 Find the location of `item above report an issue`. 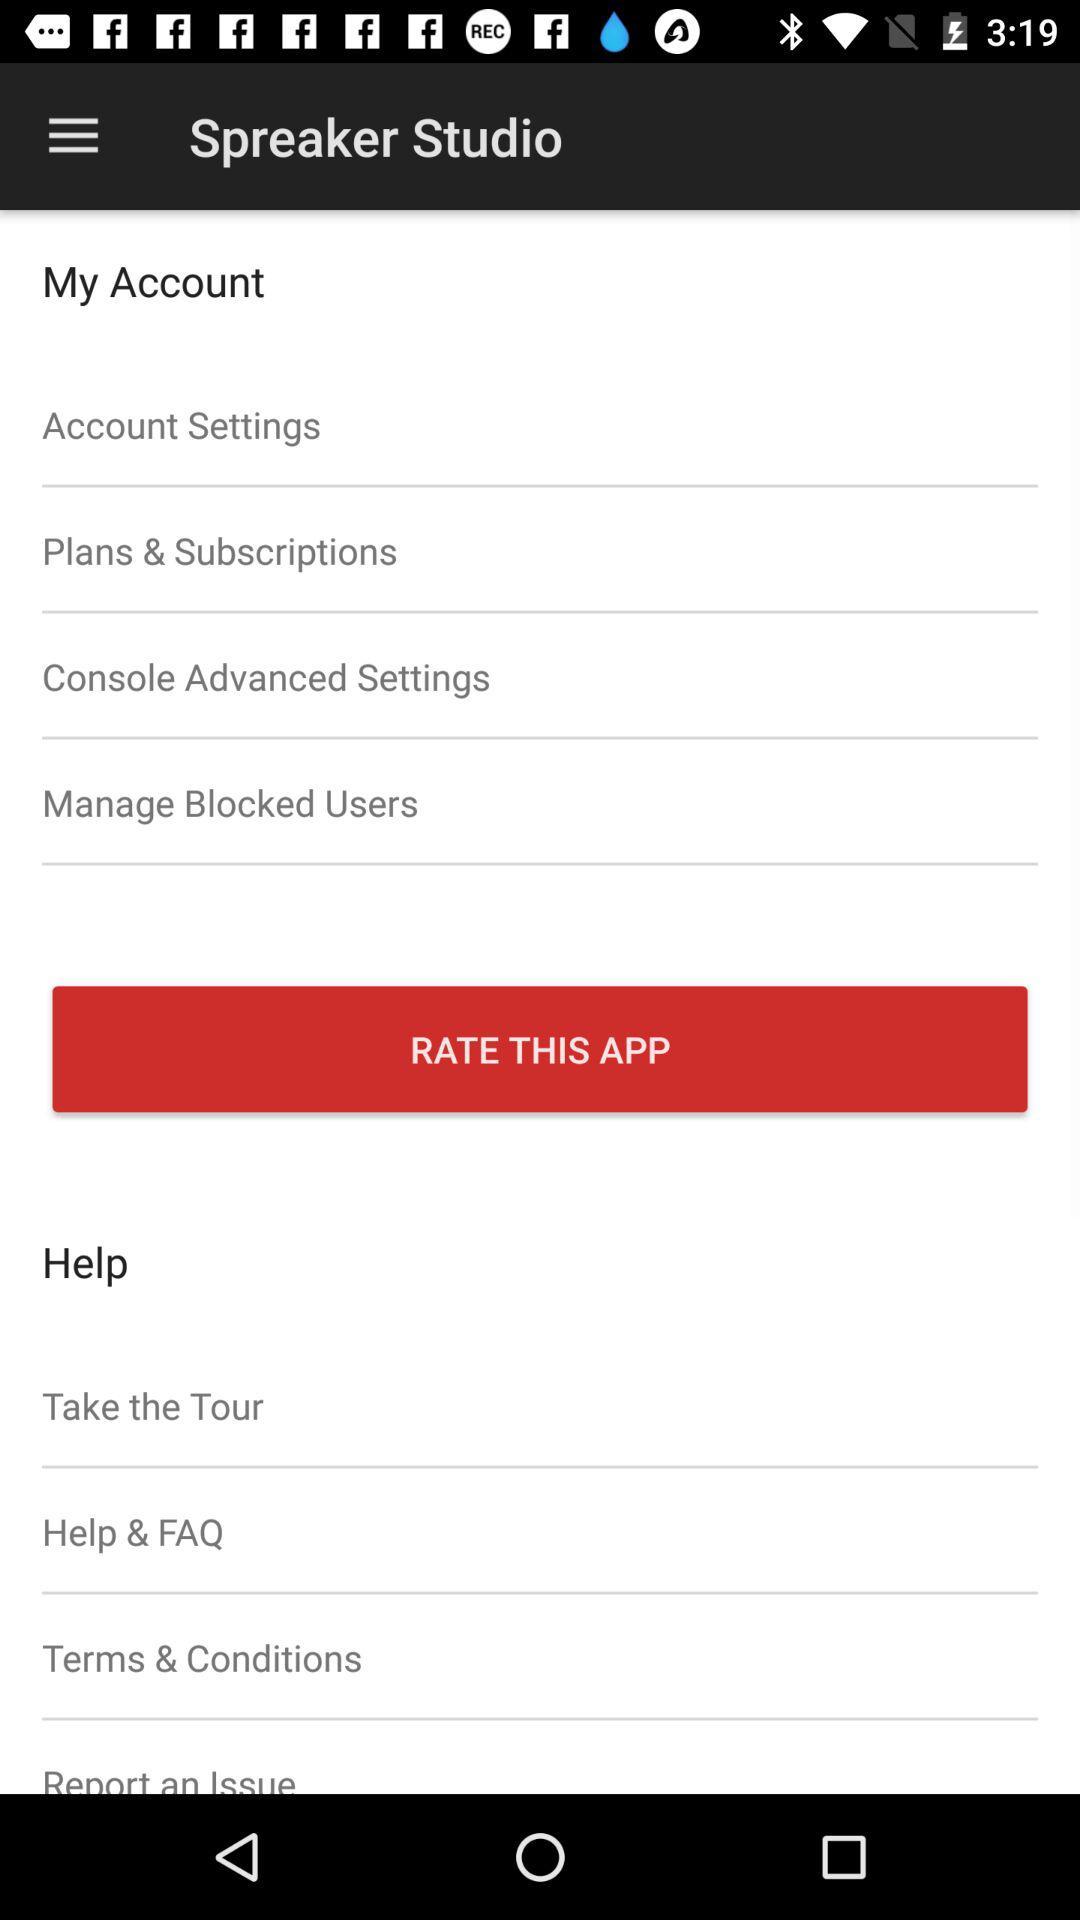

item above report an issue is located at coordinates (540, 1657).